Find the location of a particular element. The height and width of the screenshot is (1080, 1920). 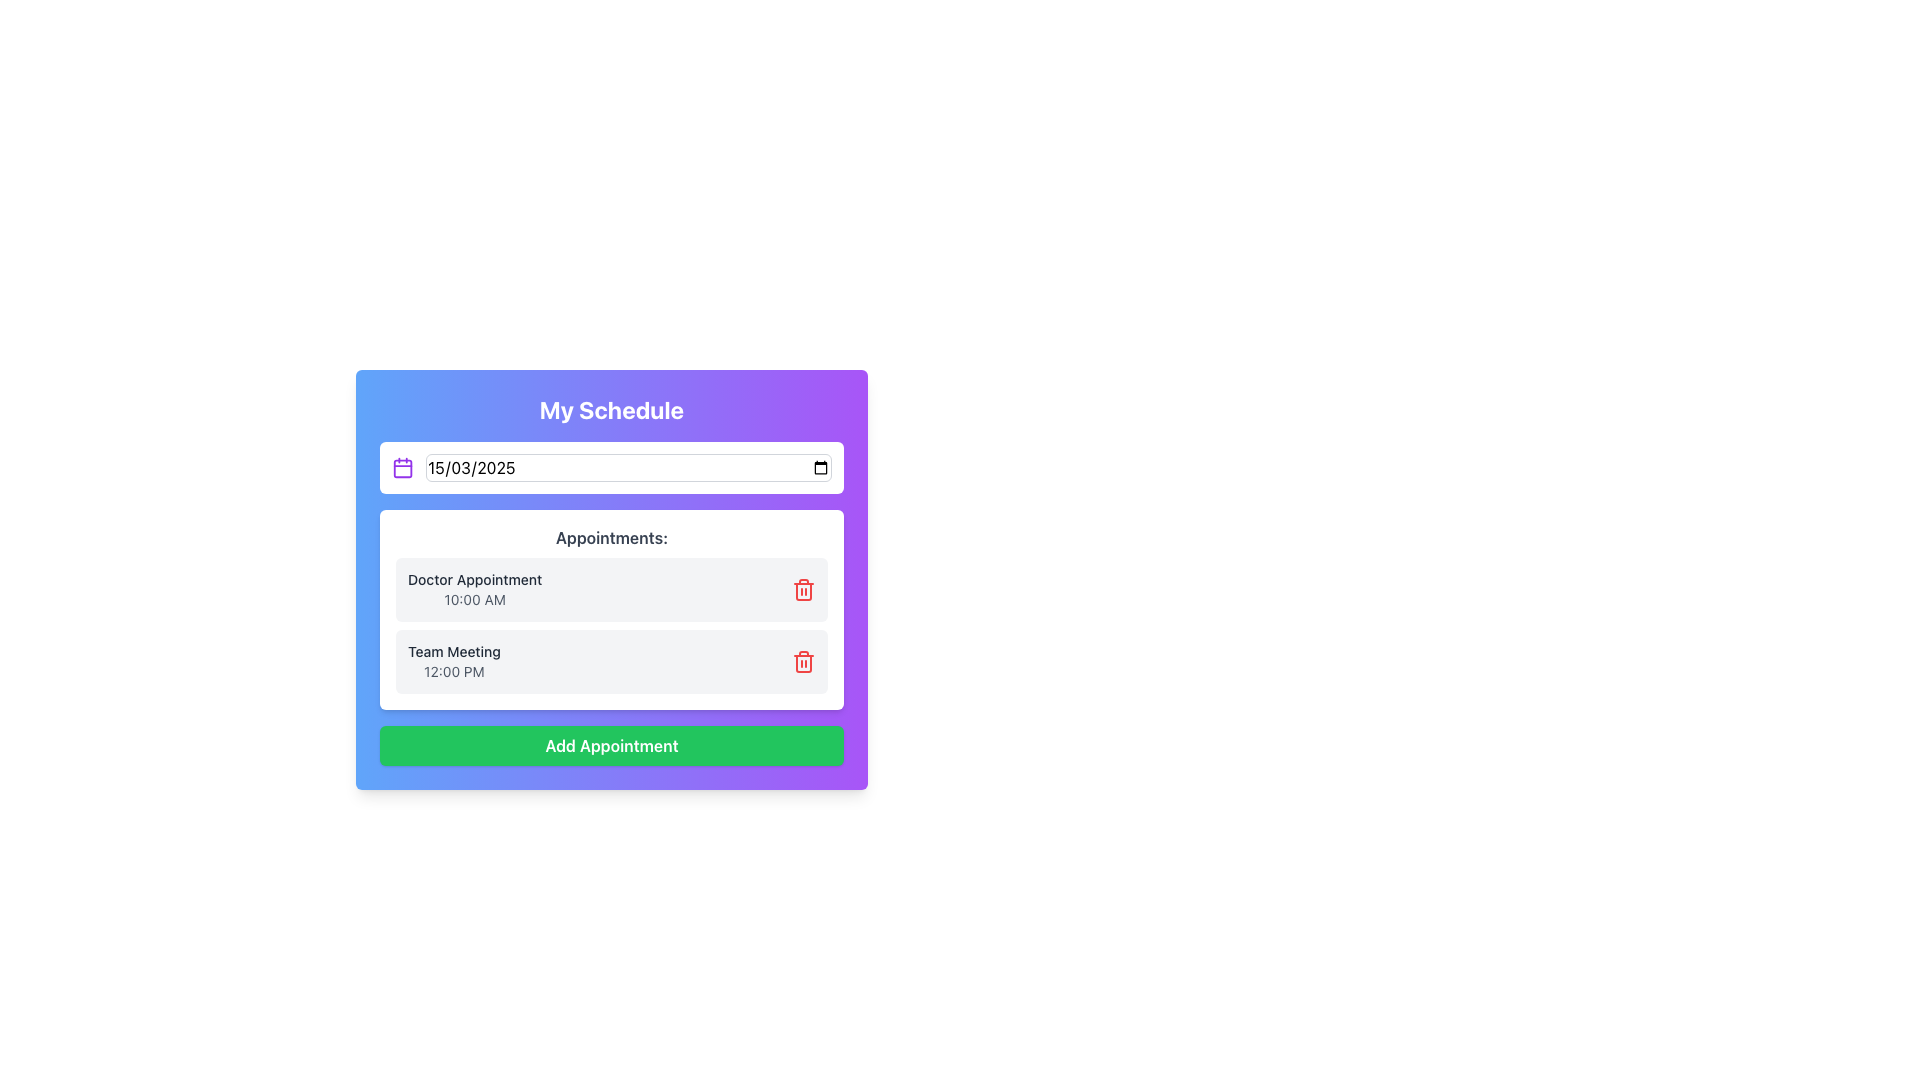

the first appointment entry in the 'Appointments' section, which displays the title and time of the event is located at coordinates (610, 589).